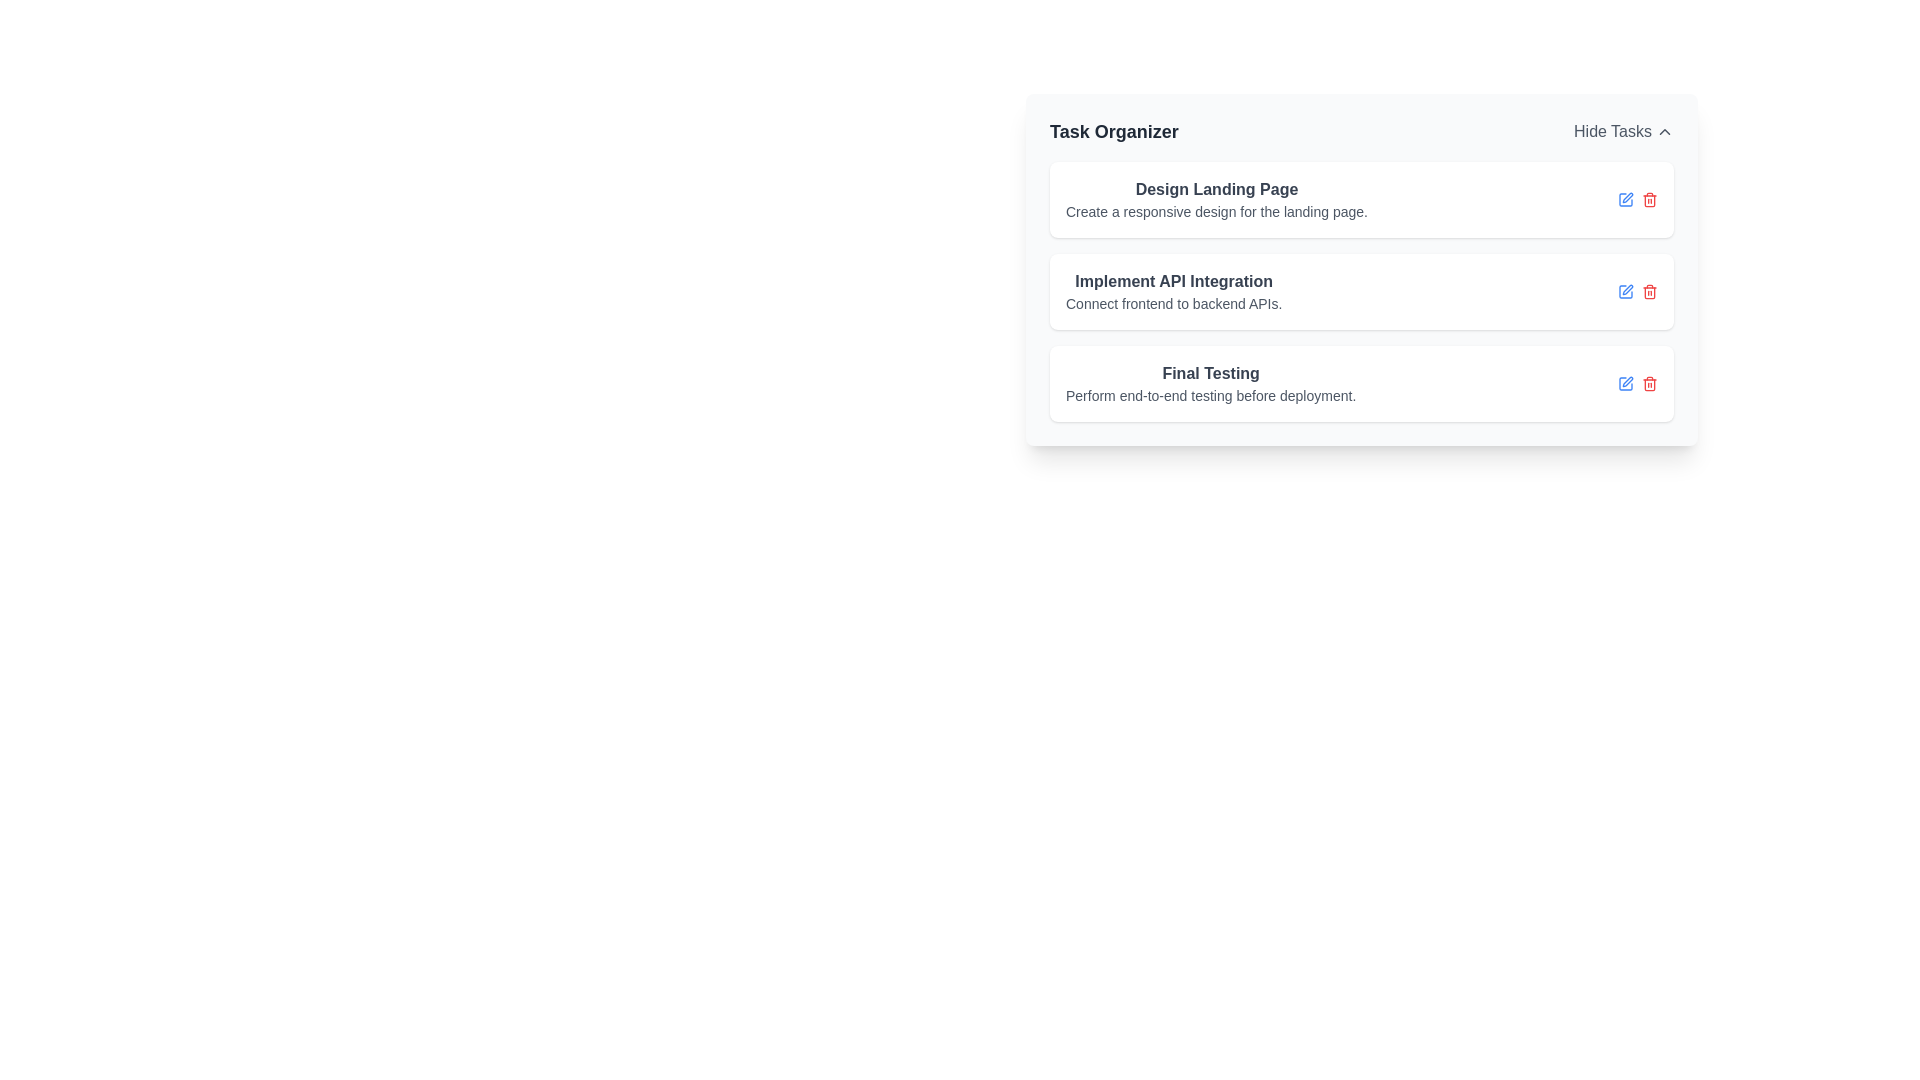  What do you see at coordinates (1215, 212) in the screenshot?
I see `the text description providing details about the task titled 'Design Landing Page', which is positioned directly beneath the task title in the task list` at bounding box center [1215, 212].